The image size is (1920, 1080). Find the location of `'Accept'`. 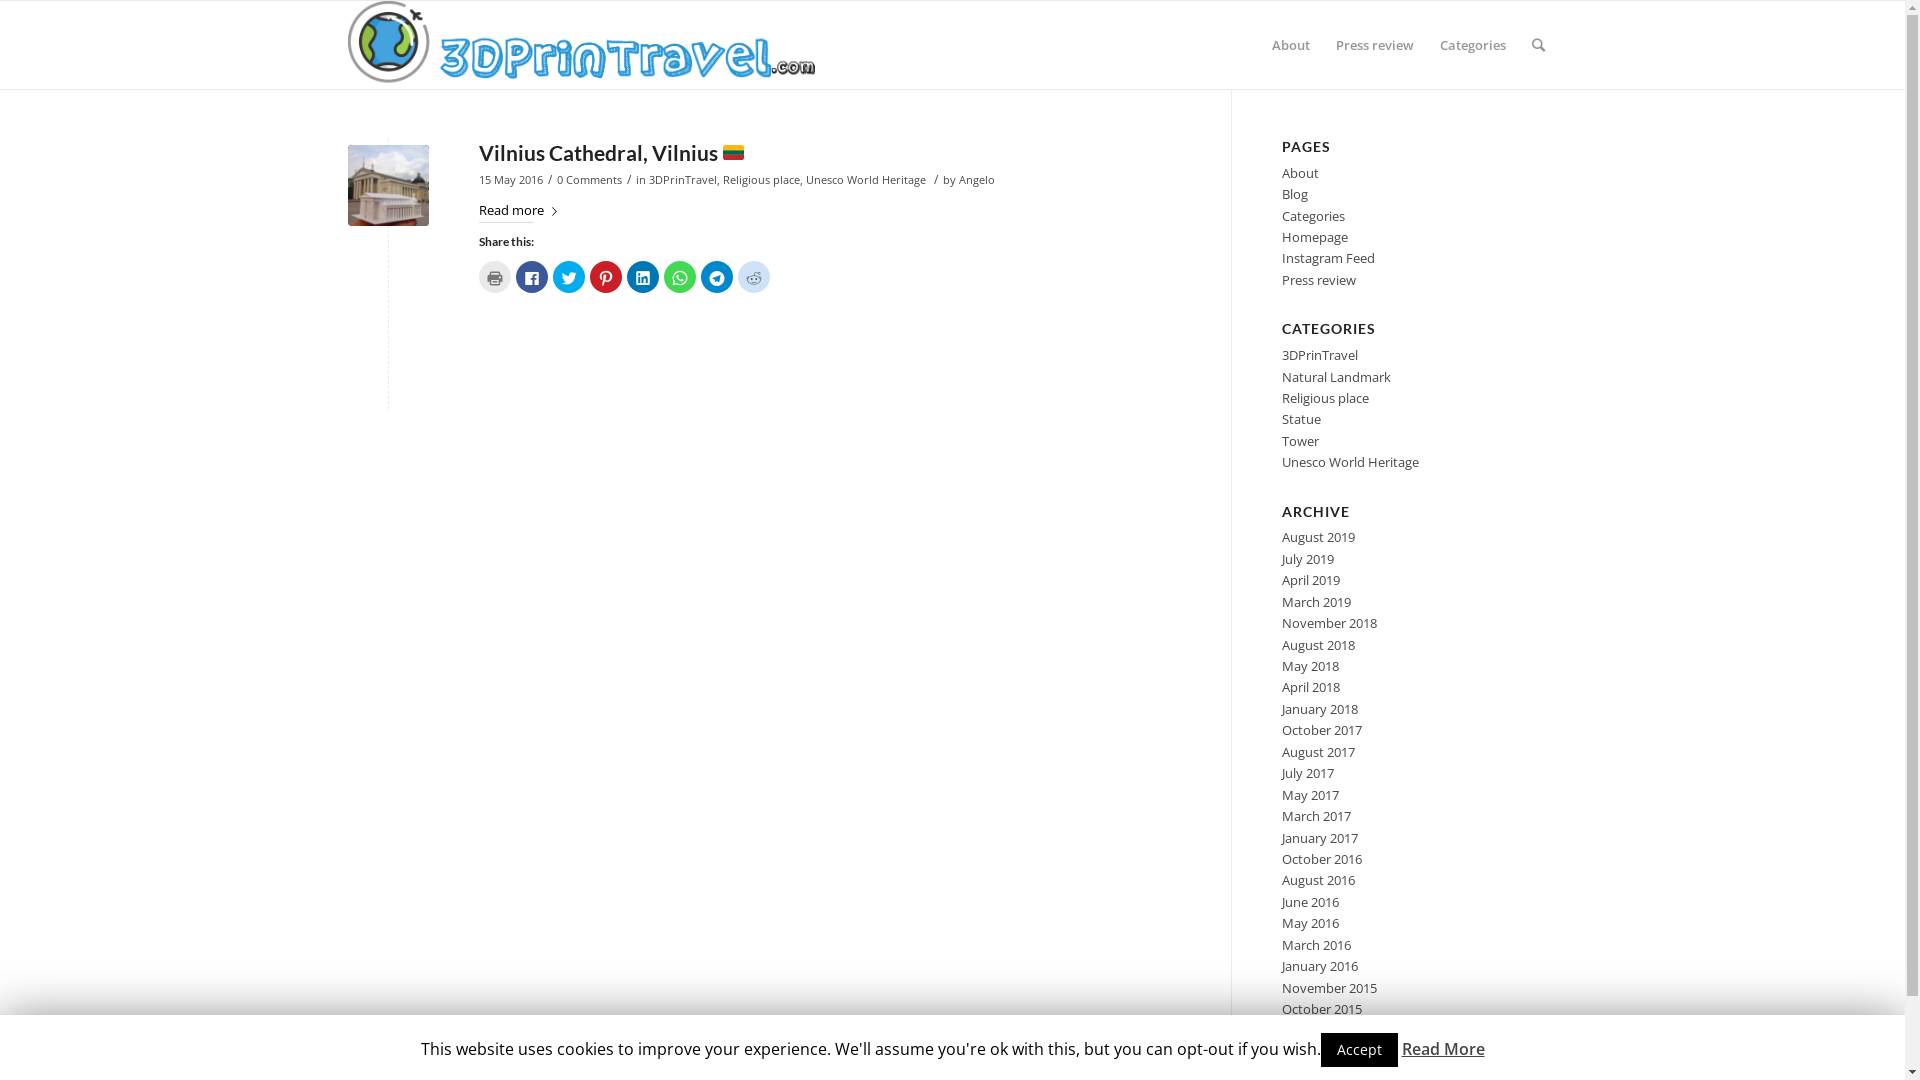

'Accept' is located at coordinates (1358, 1048).